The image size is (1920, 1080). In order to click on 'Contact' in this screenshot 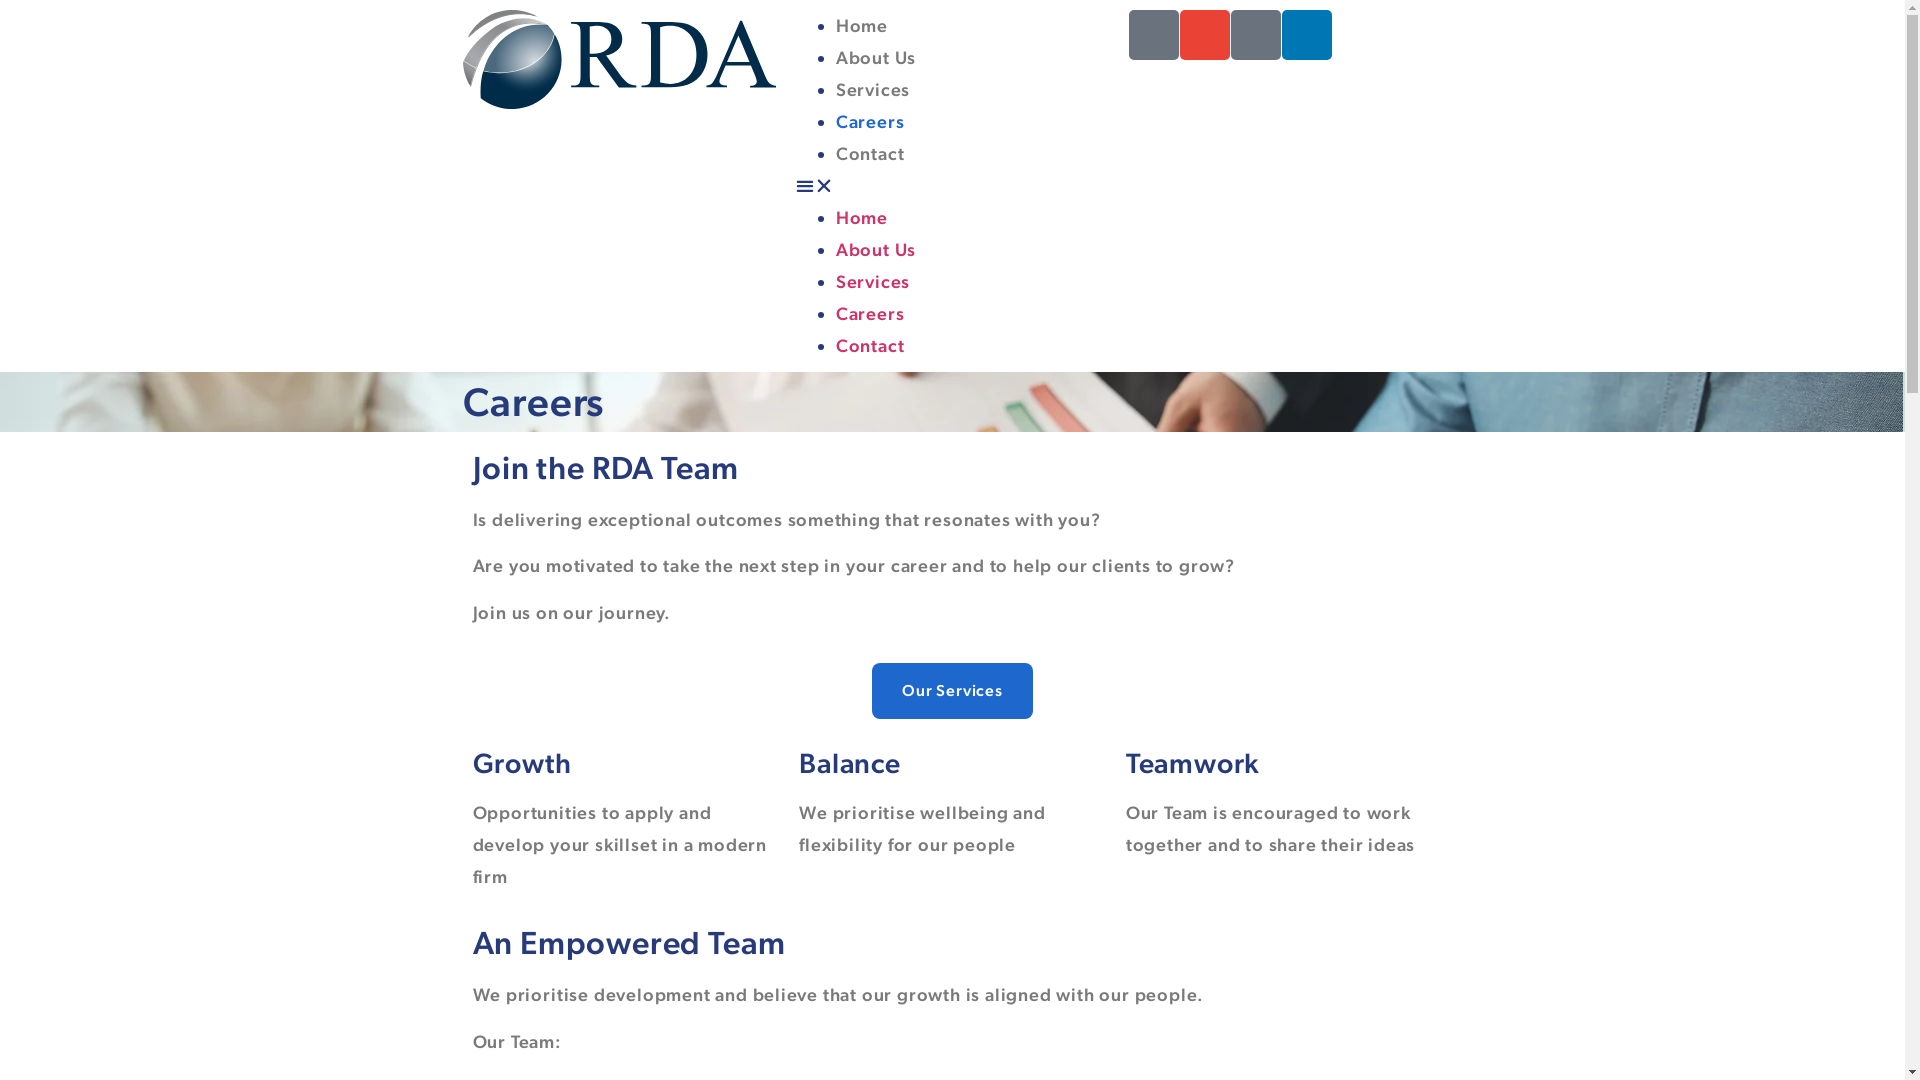, I will do `click(870, 344)`.